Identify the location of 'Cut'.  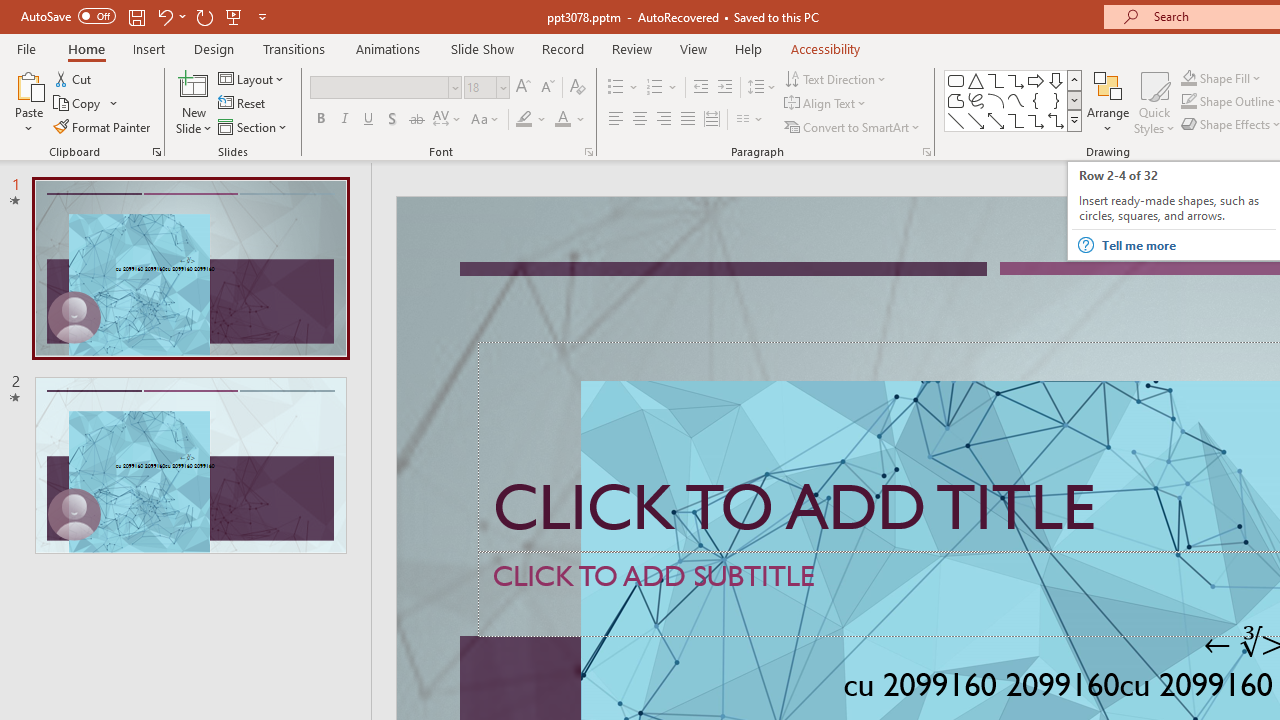
(74, 78).